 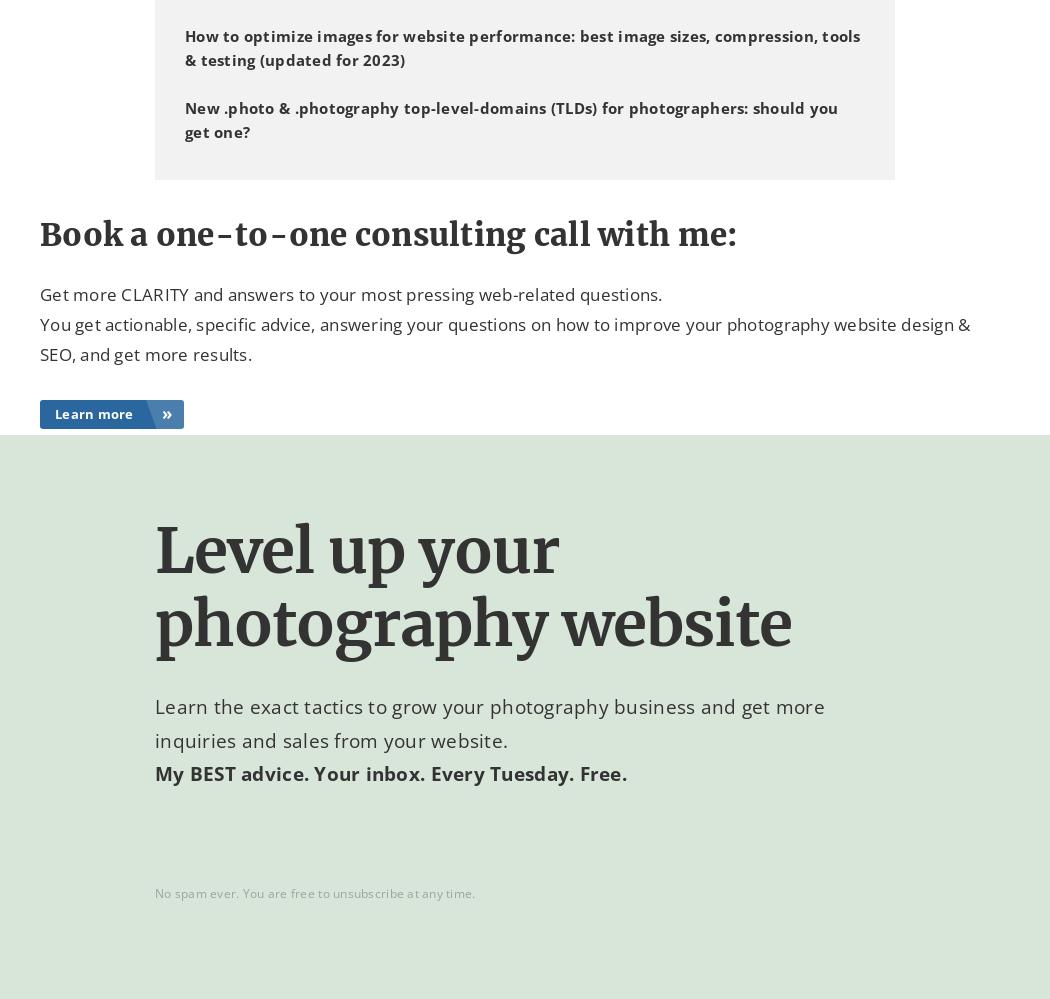 I want to click on 'and get more inquiries and sales from your website.', so click(x=488, y=722).